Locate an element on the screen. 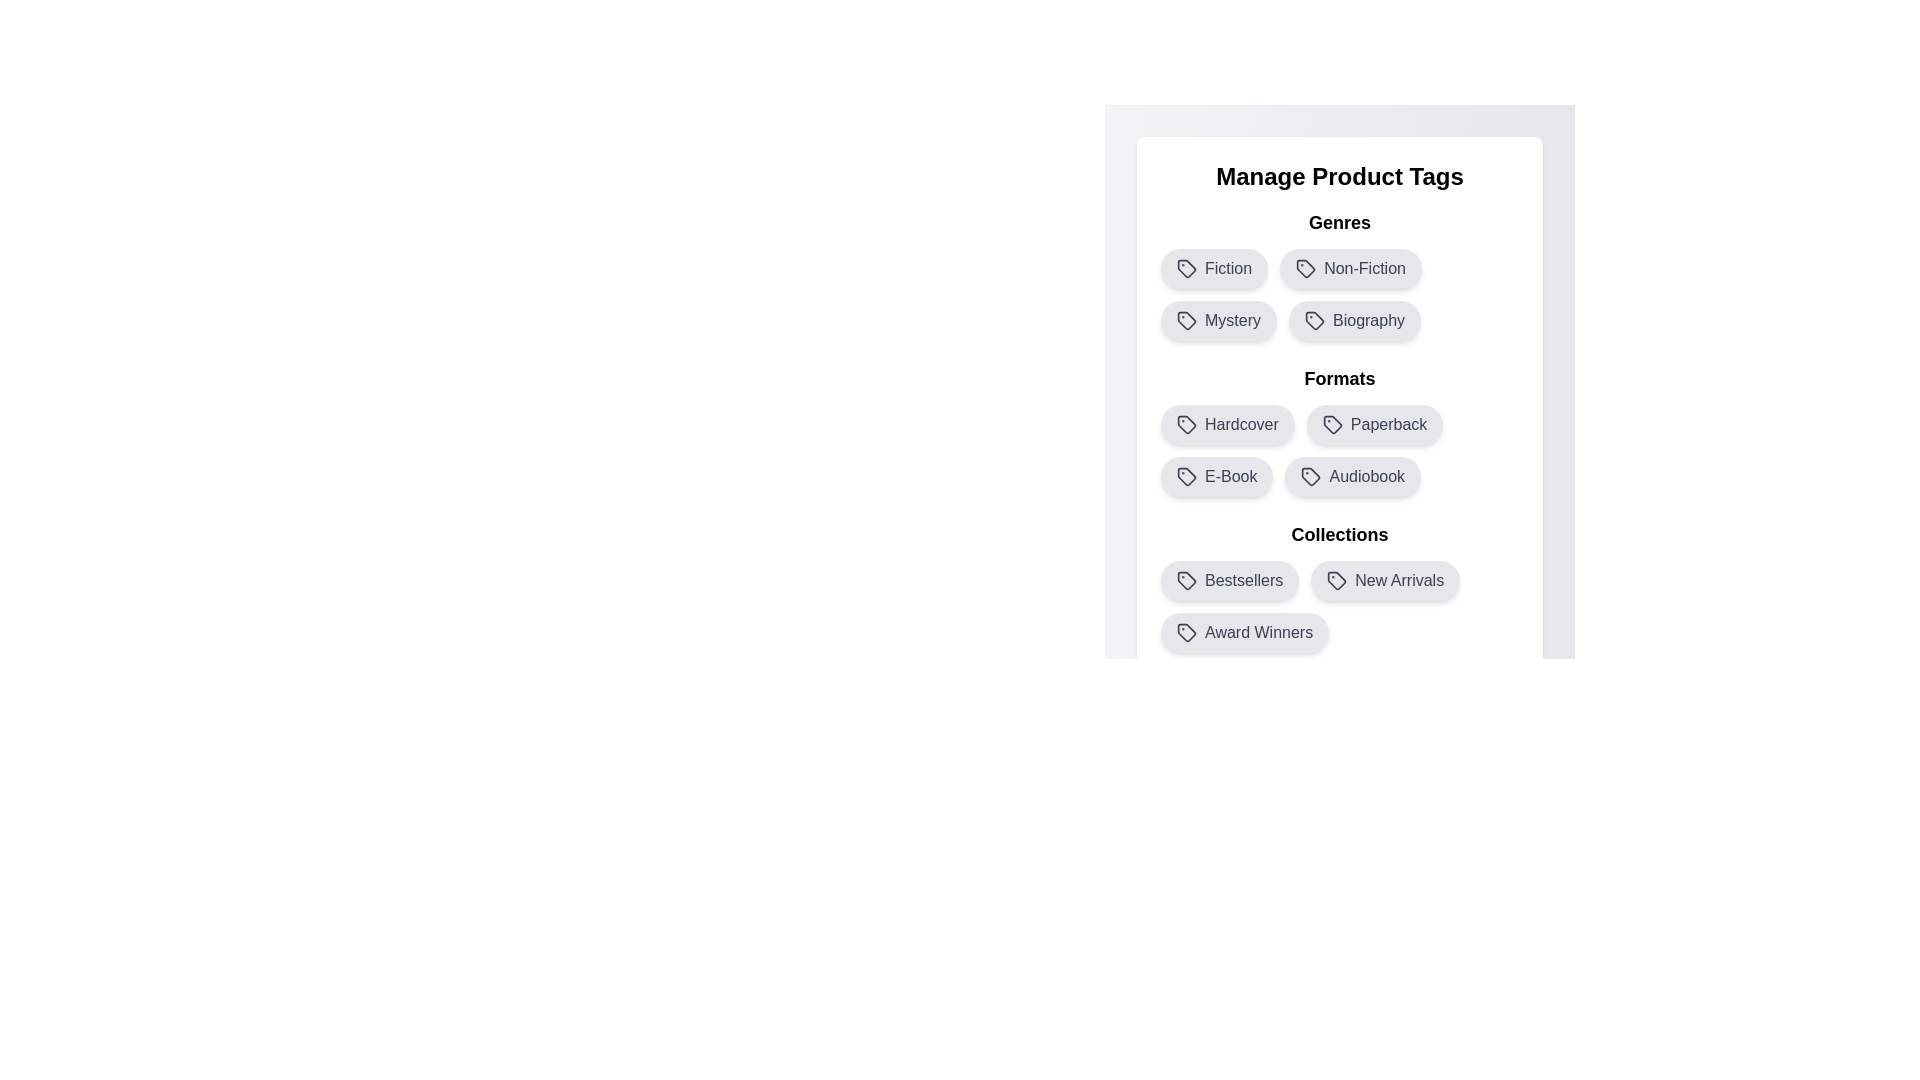  the decorative 'Bestsellers' tag icon located in the top-left corner of the 'Collections' section of the product tag manager interface is located at coordinates (1186, 581).